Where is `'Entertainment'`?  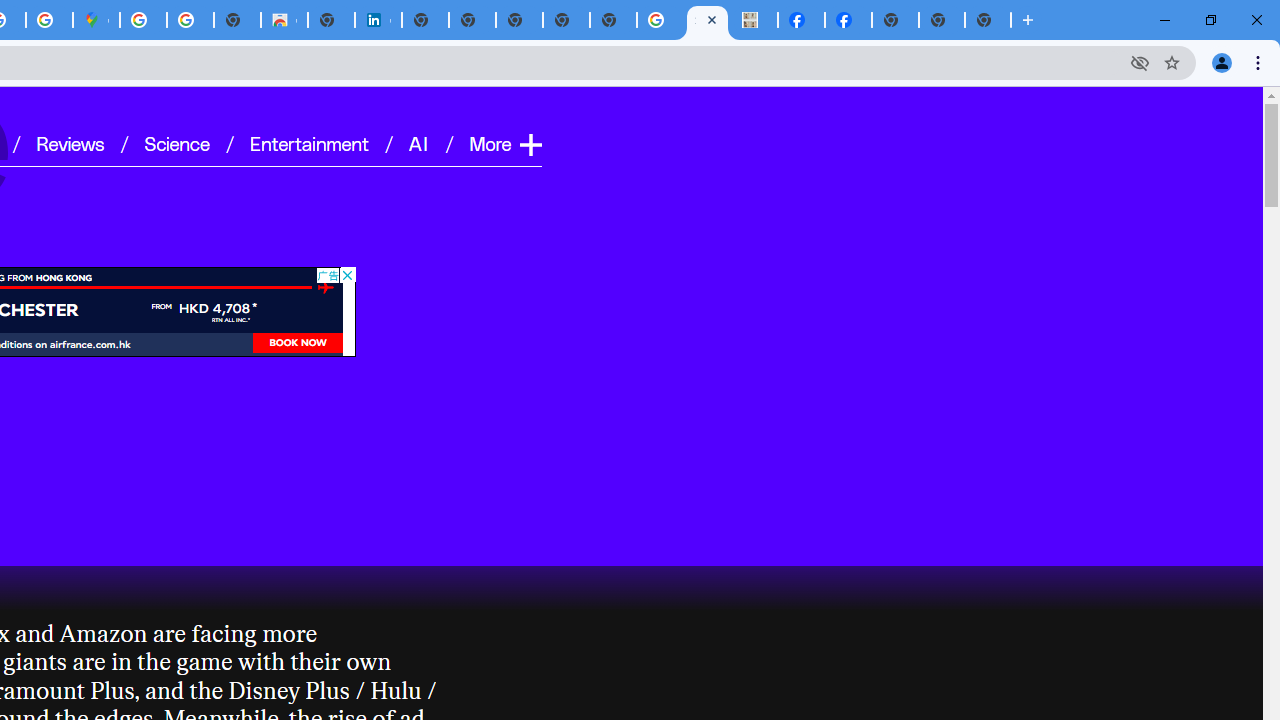
'Entertainment' is located at coordinates (308, 141).